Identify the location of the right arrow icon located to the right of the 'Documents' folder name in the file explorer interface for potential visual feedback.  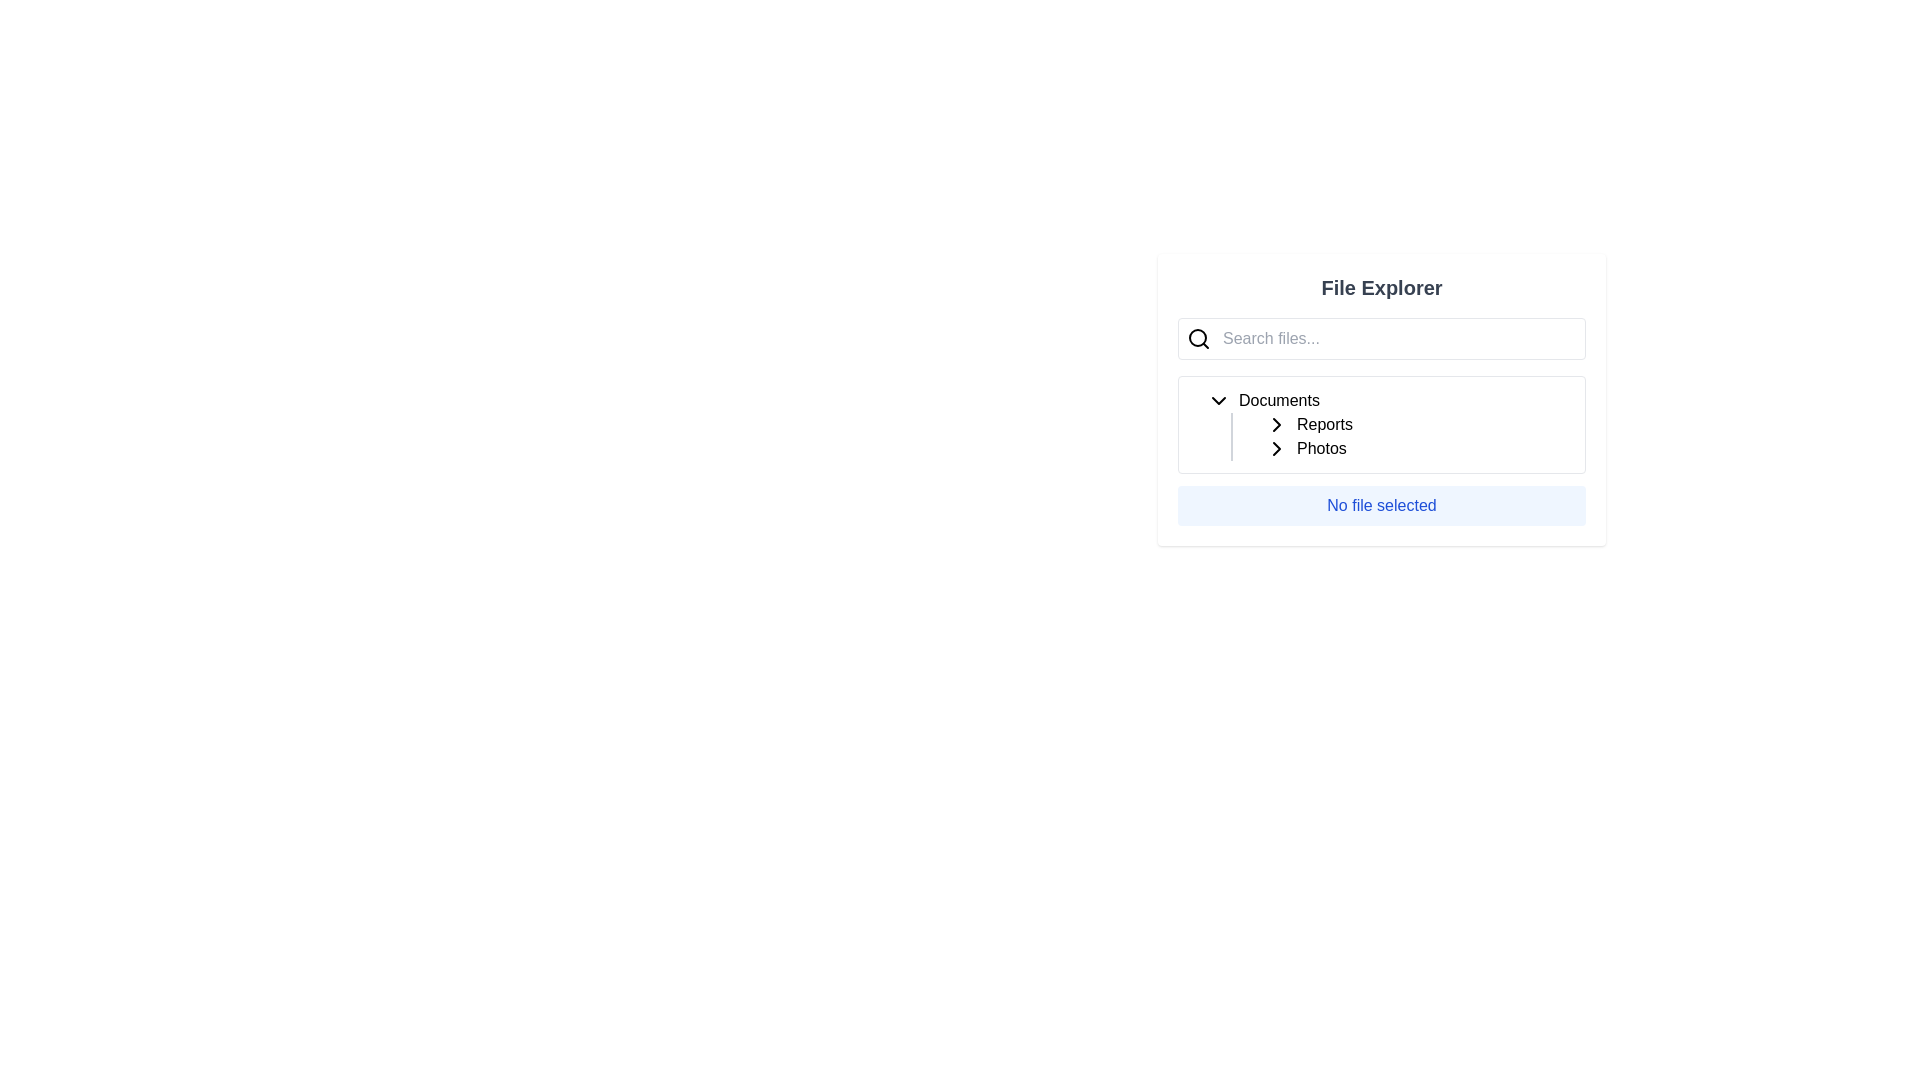
(1275, 447).